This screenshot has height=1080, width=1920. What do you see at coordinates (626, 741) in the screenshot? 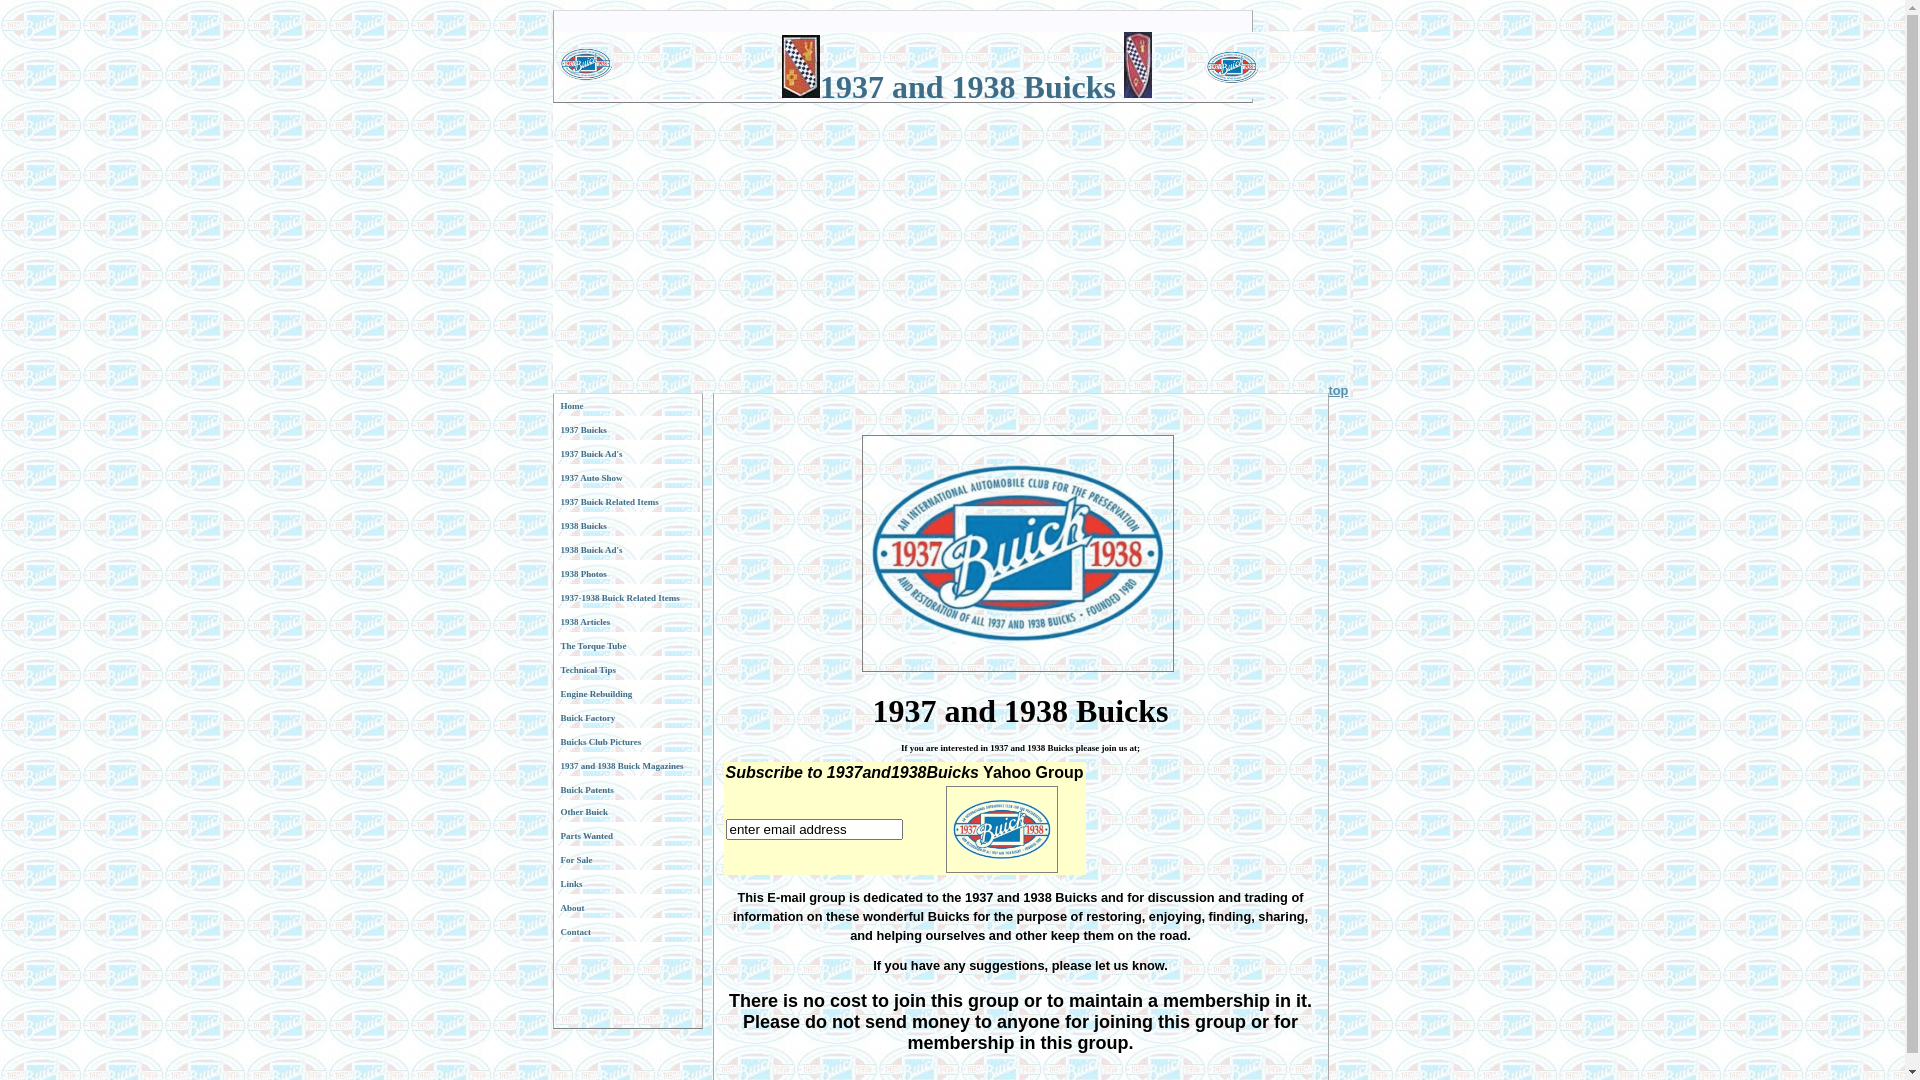
I see `'Buicks Club Pictures'` at bounding box center [626, 741].